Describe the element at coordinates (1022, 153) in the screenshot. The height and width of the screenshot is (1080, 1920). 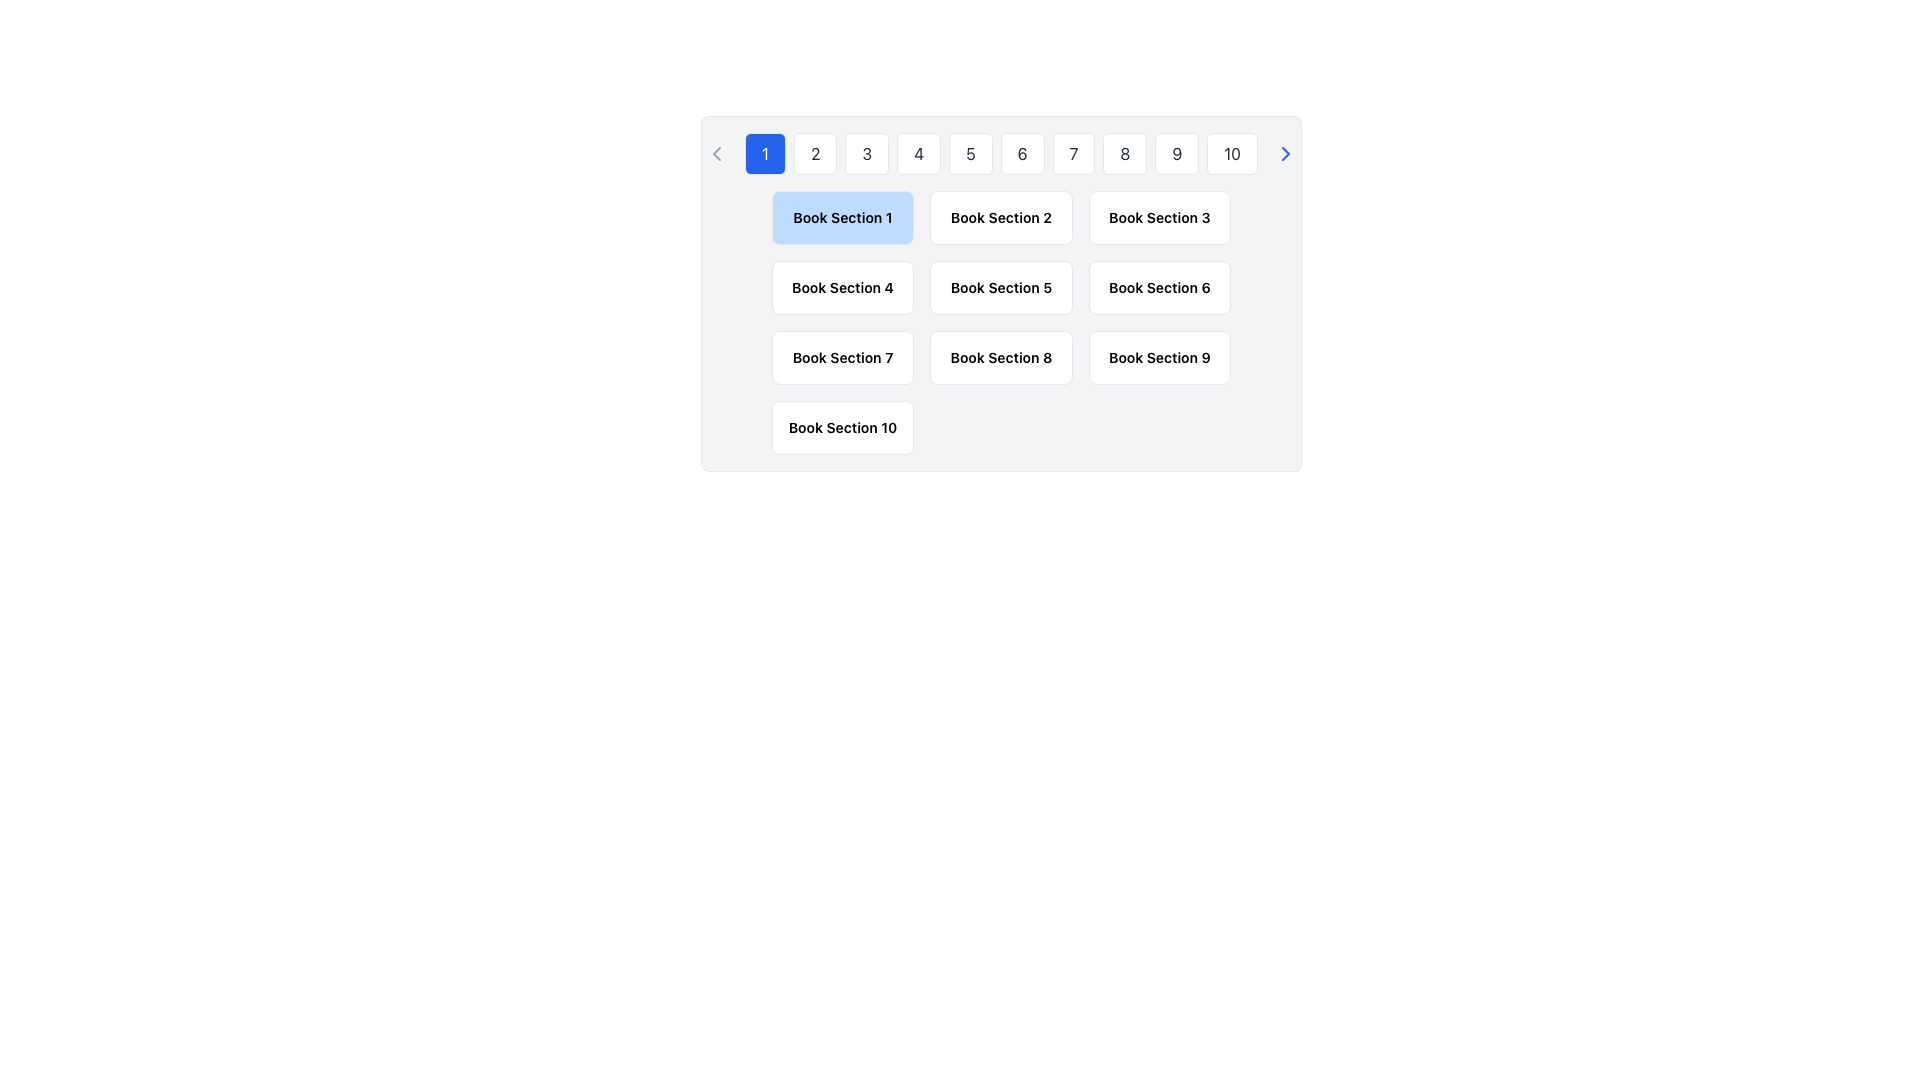
I see `the button labeled '6', which is the 6th button in a row of sequential buttons, to trigger visual feedback` at that location.